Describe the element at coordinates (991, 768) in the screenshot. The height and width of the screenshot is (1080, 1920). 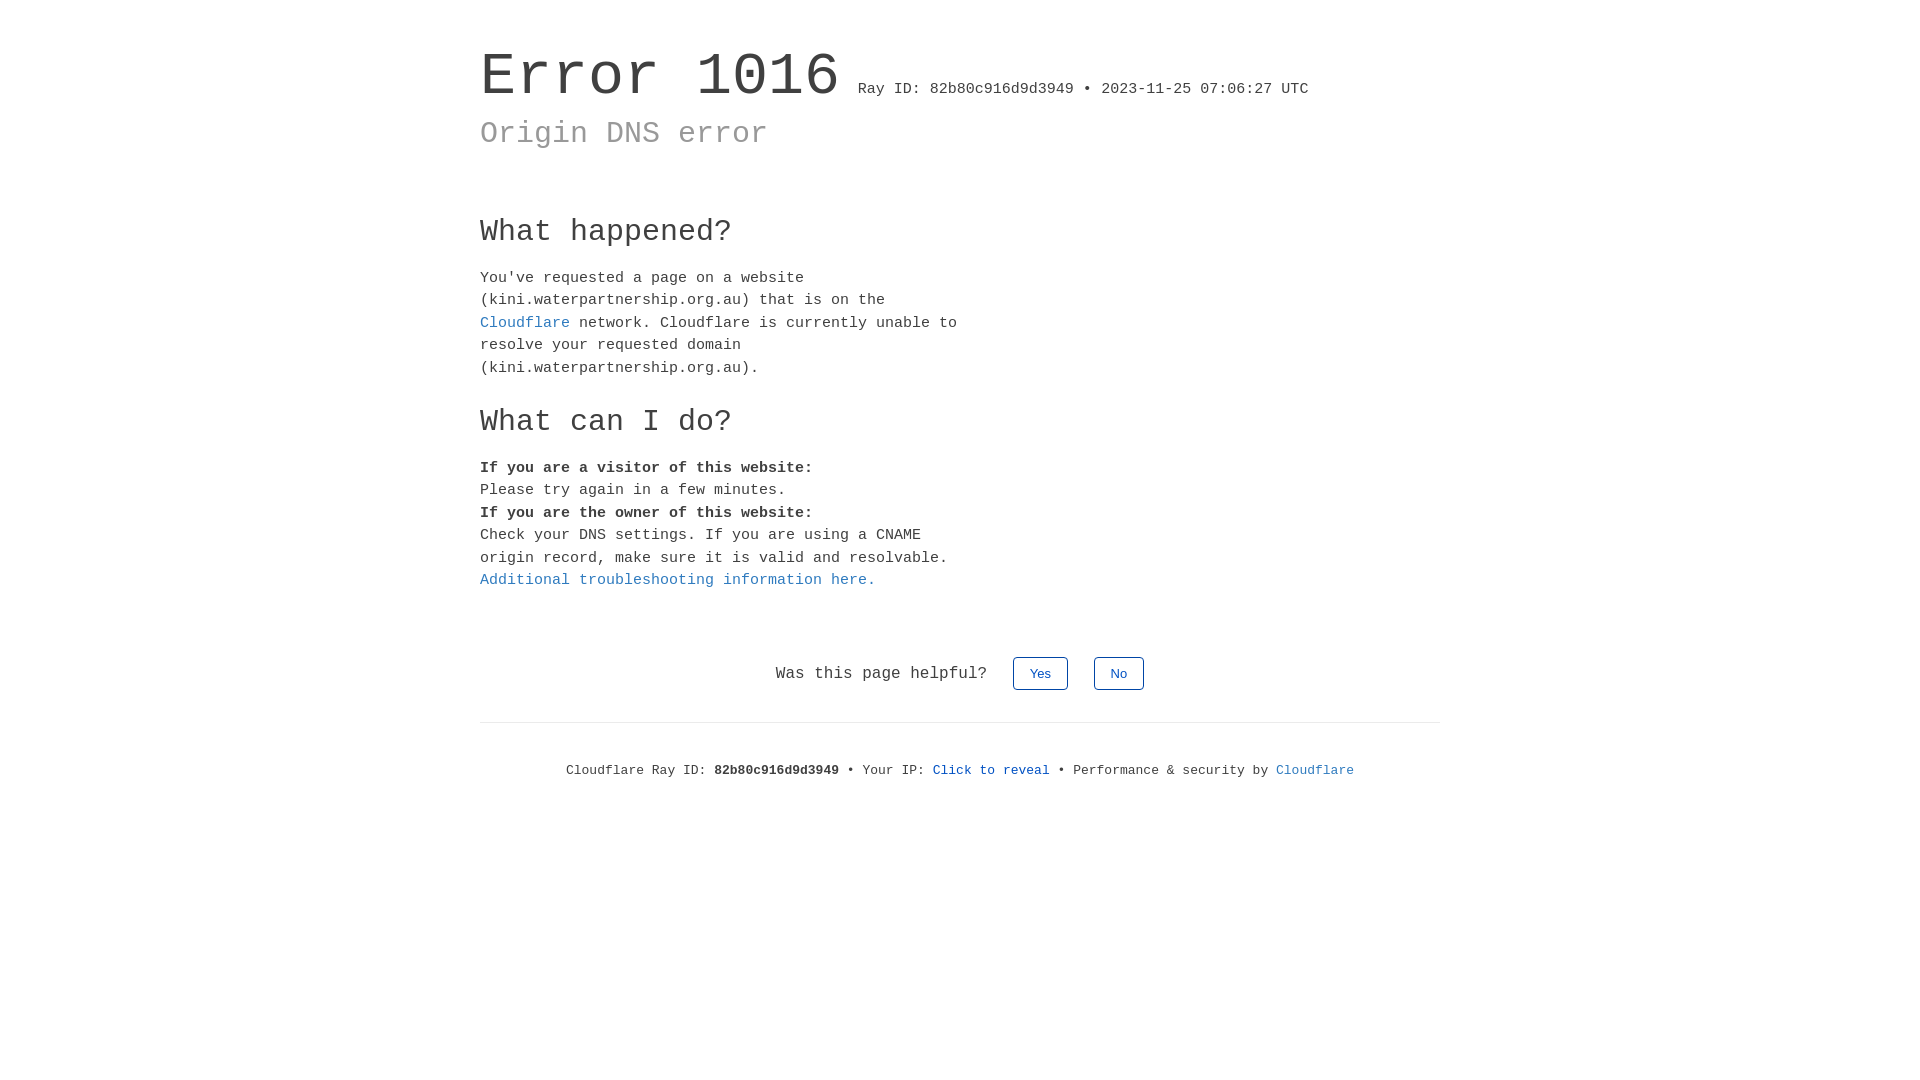
I see `'Click to reveal'` at that location.